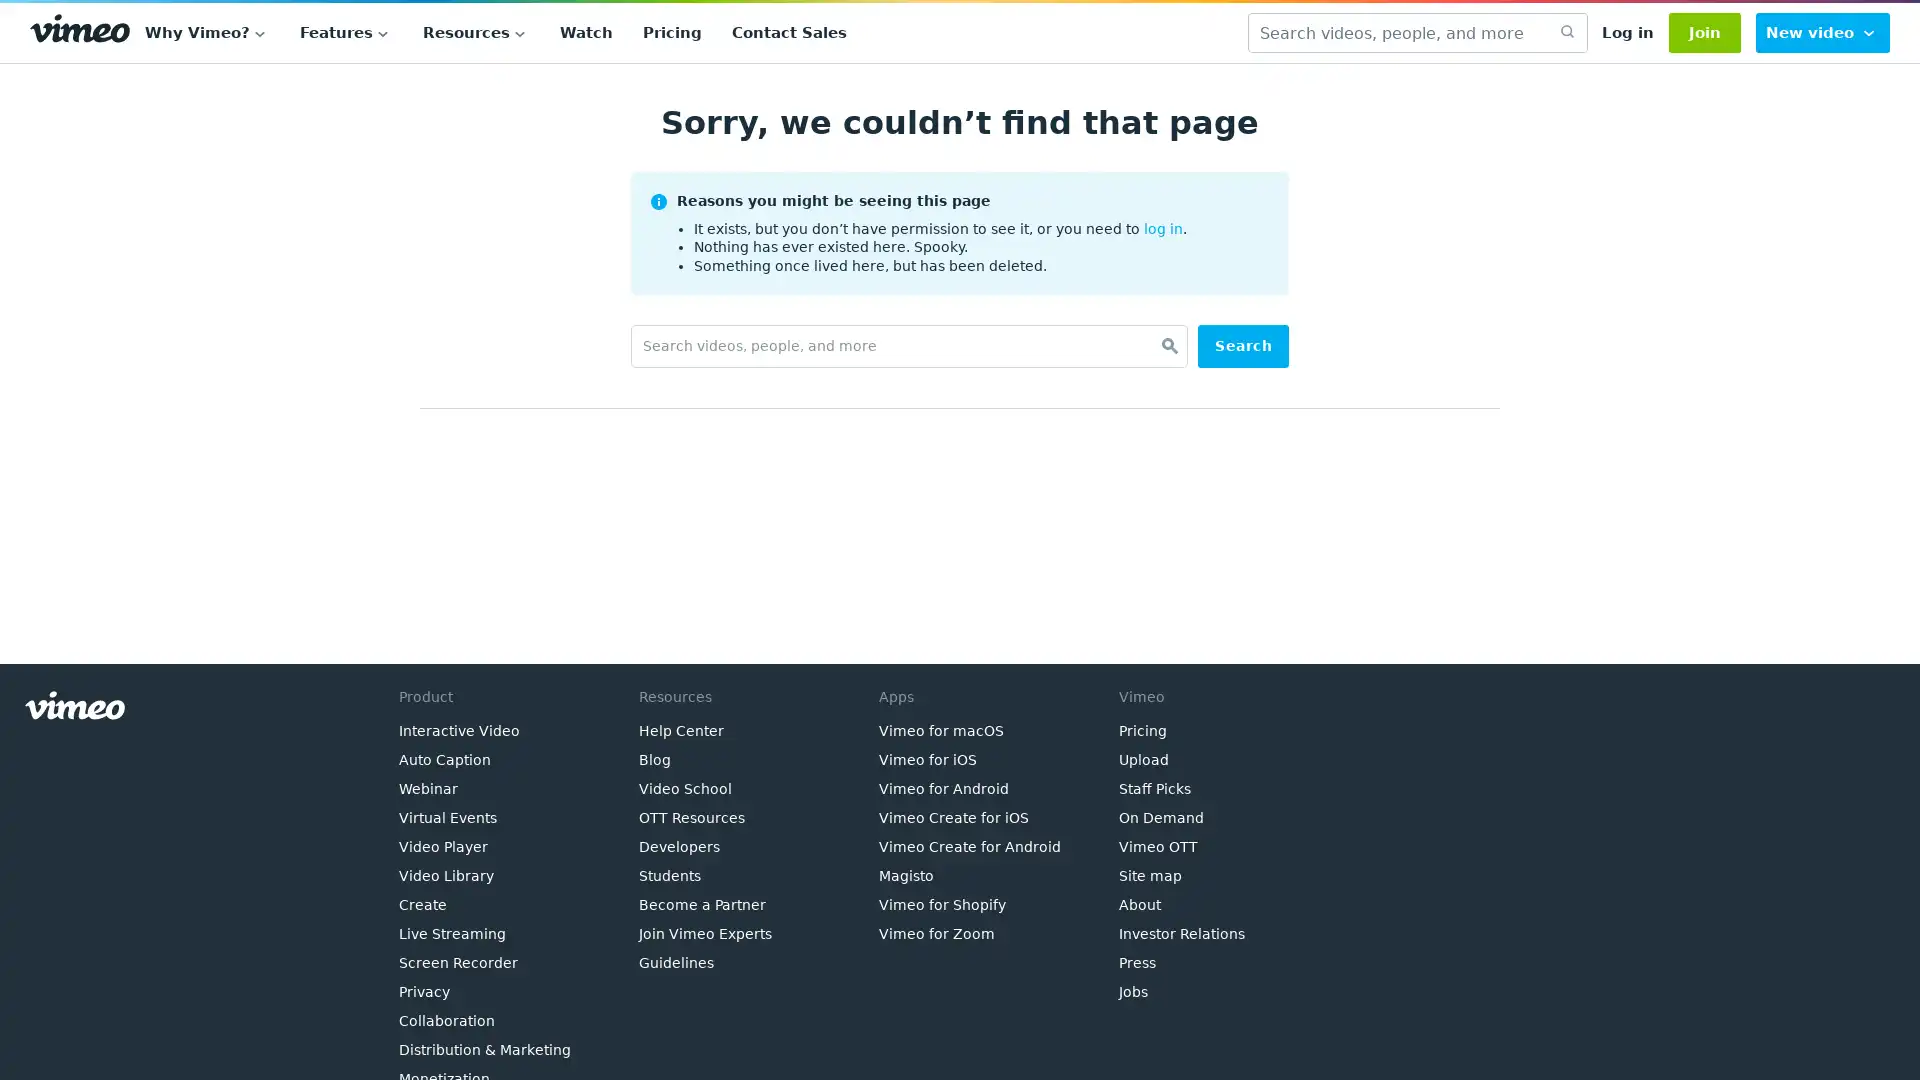 This screenshot has height=1080, width=1920. I want to click on New video, so click(1822, 33).